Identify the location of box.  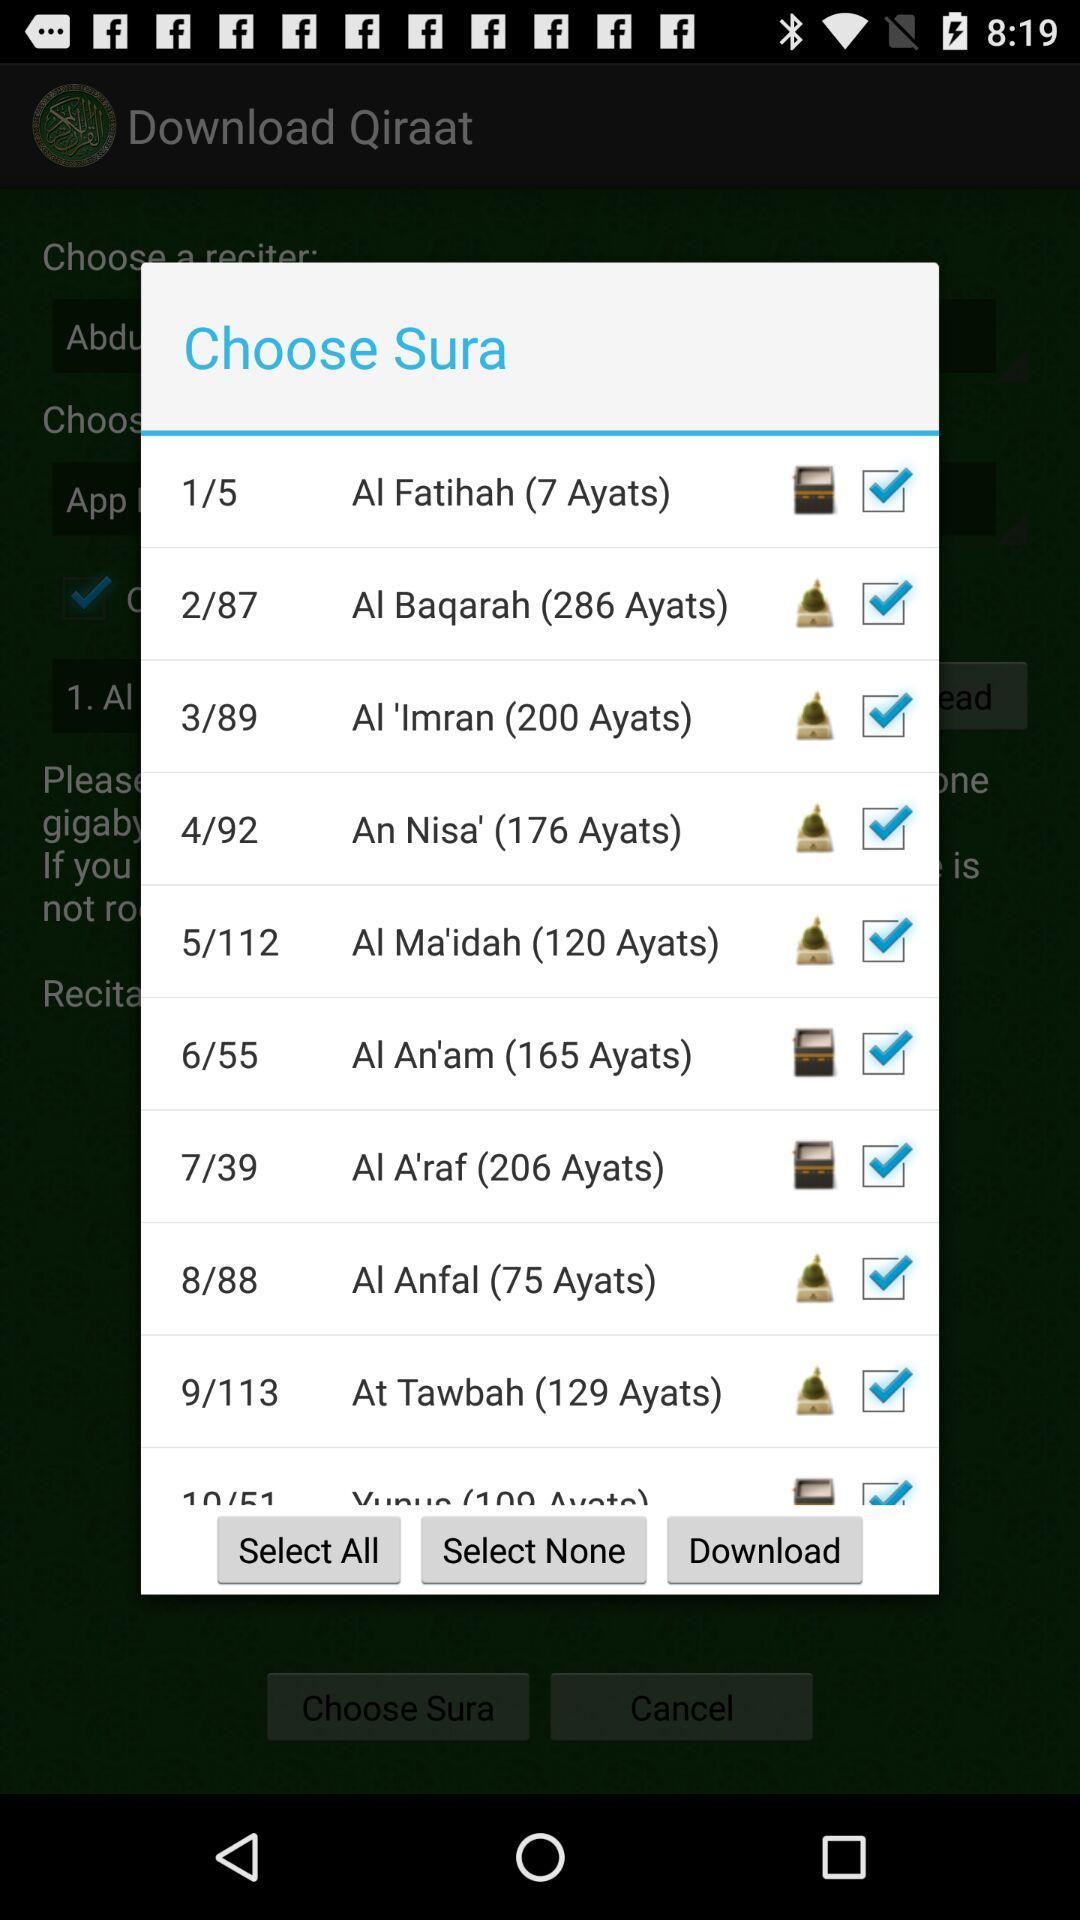
(882, 602).